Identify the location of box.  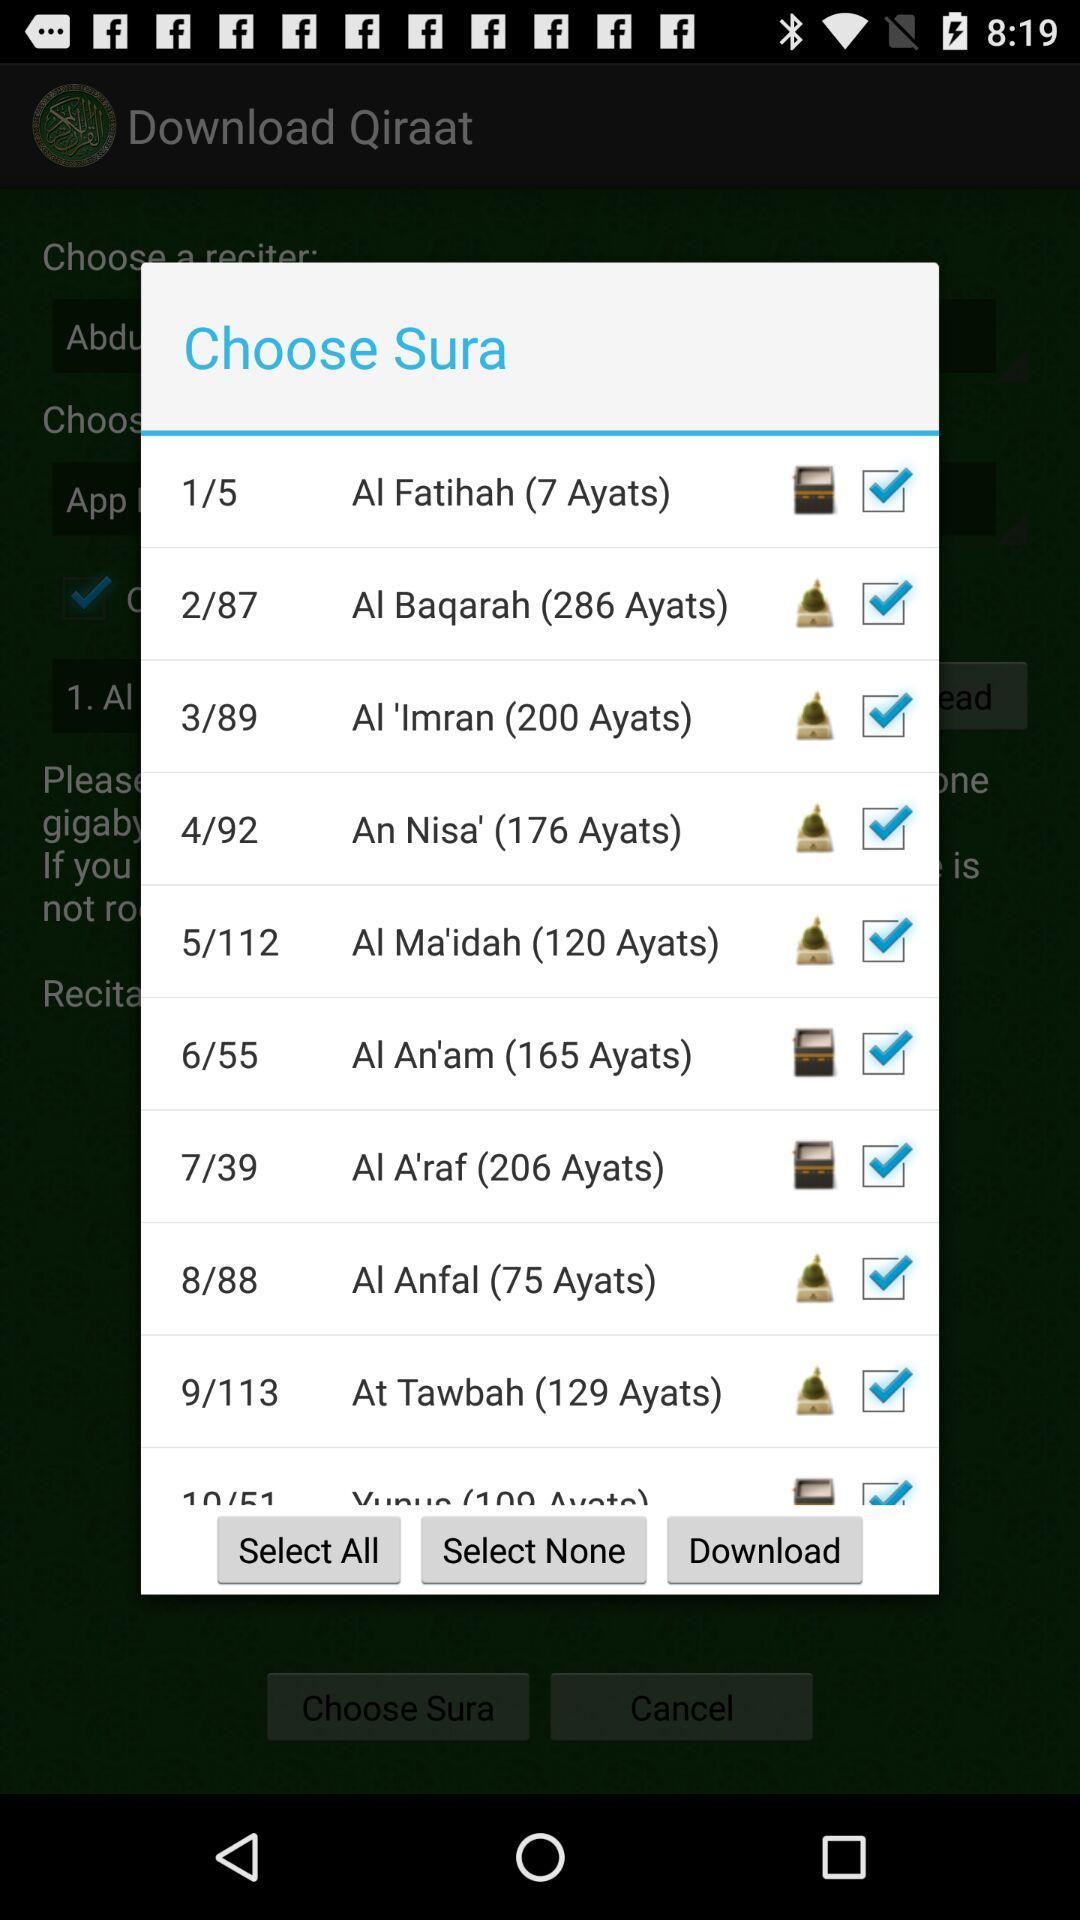
(882, 602).